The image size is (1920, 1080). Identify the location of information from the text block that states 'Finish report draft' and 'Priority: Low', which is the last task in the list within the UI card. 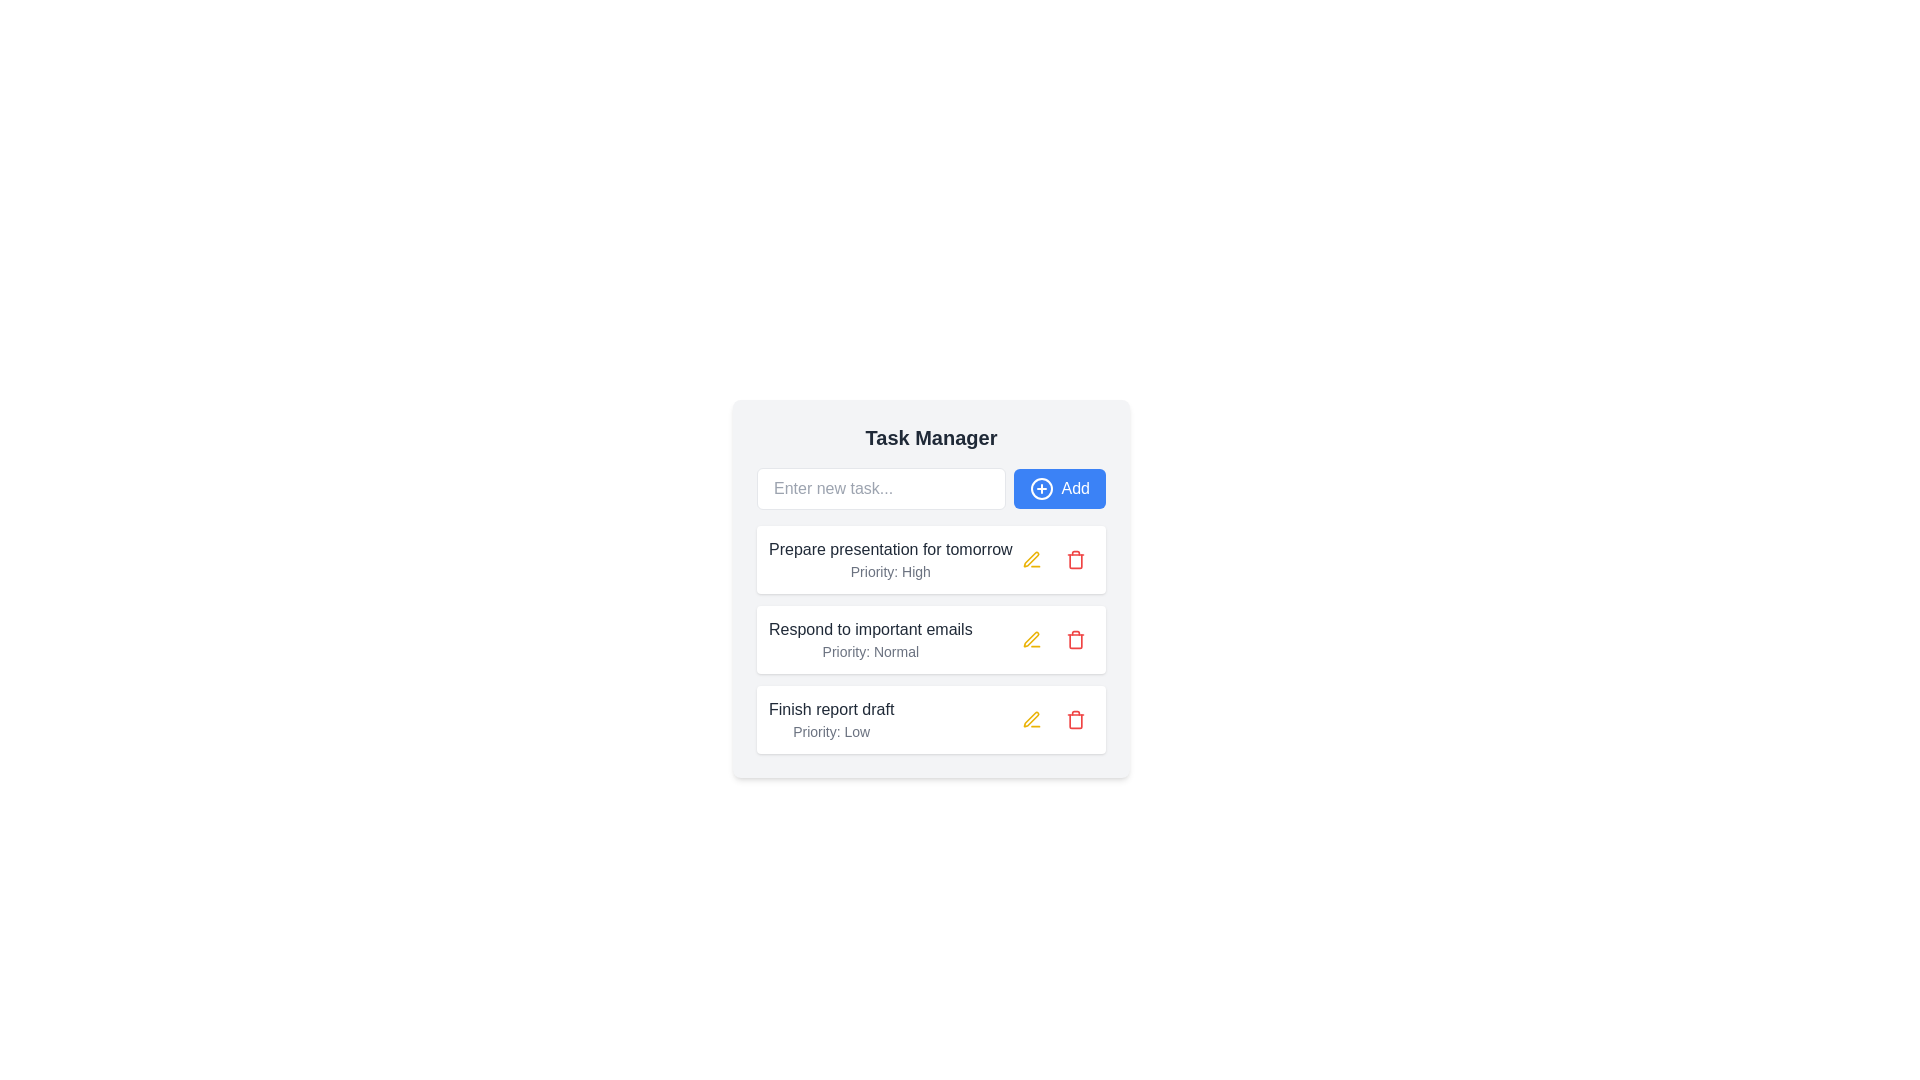
(831, 720).